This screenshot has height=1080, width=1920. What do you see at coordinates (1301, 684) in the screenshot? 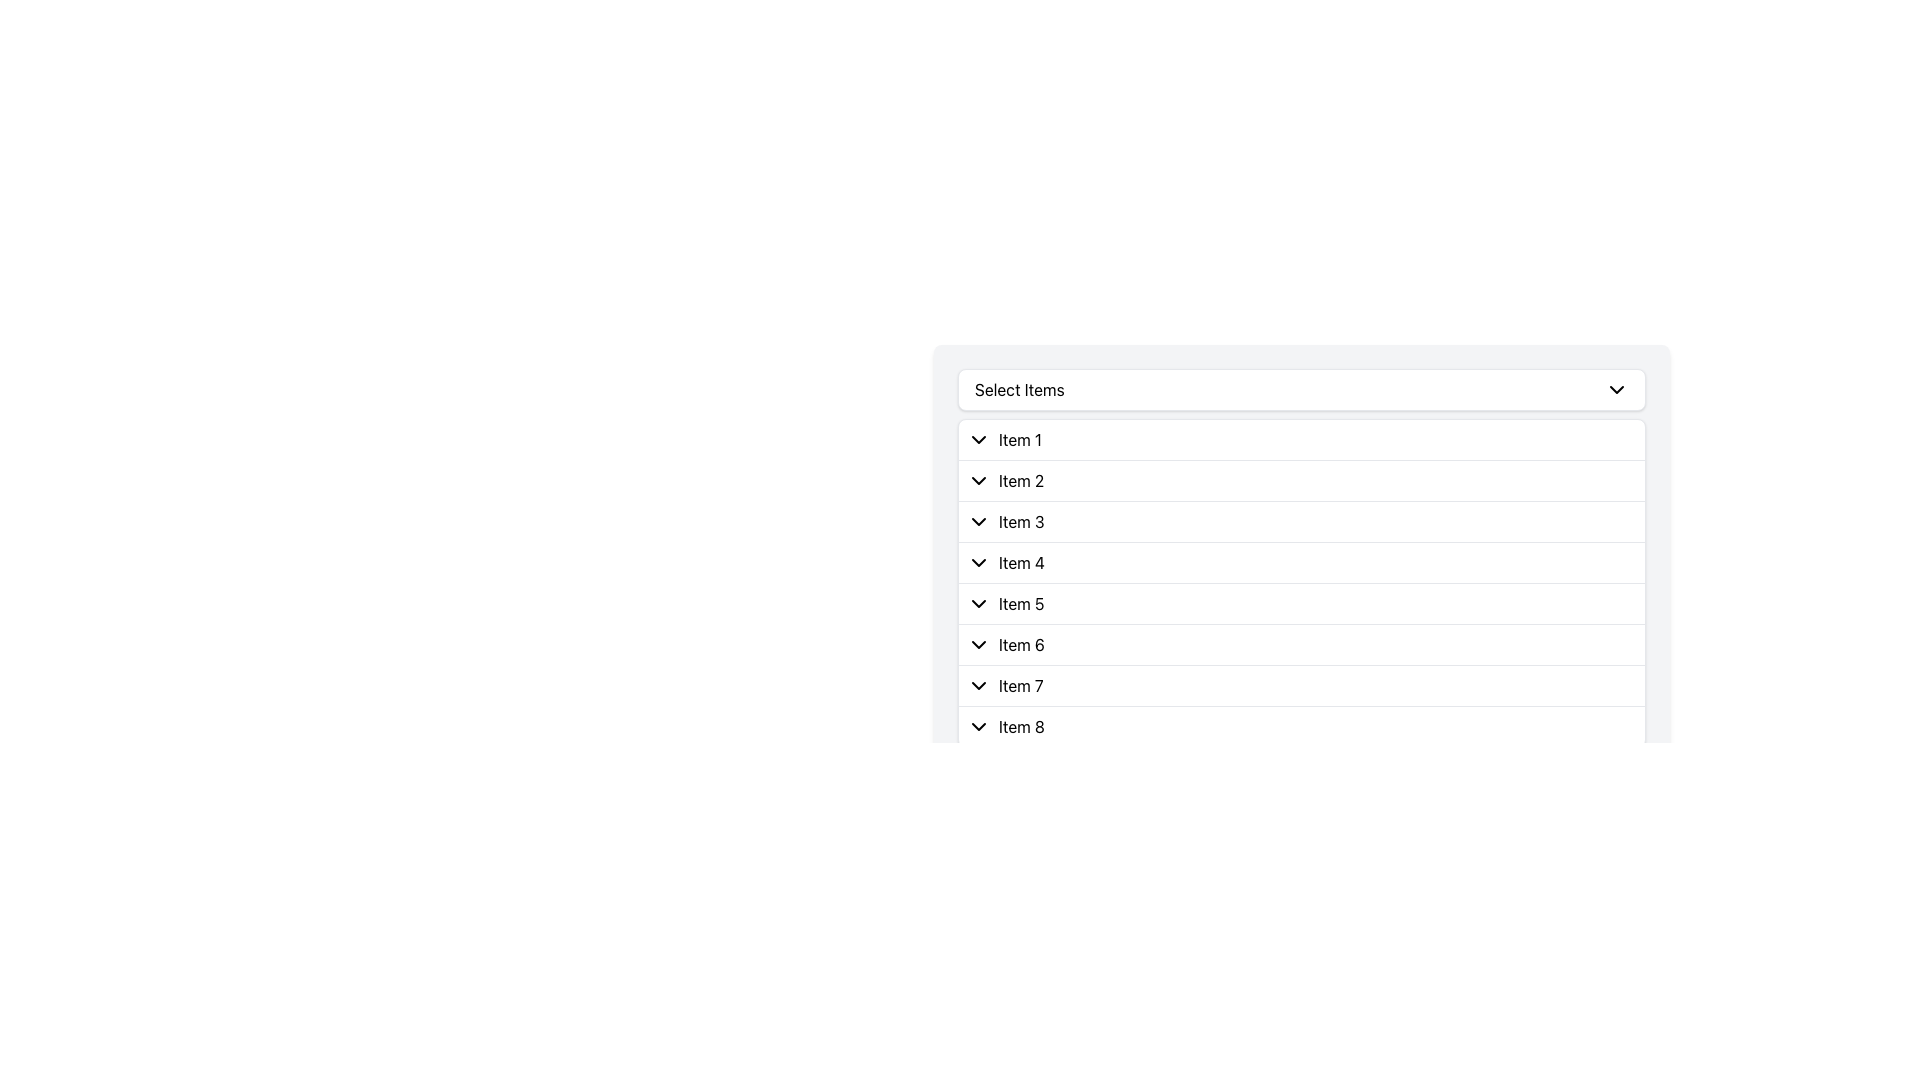
I see `the seventh list item in the vertical list` at bounding box center [1301, 684].